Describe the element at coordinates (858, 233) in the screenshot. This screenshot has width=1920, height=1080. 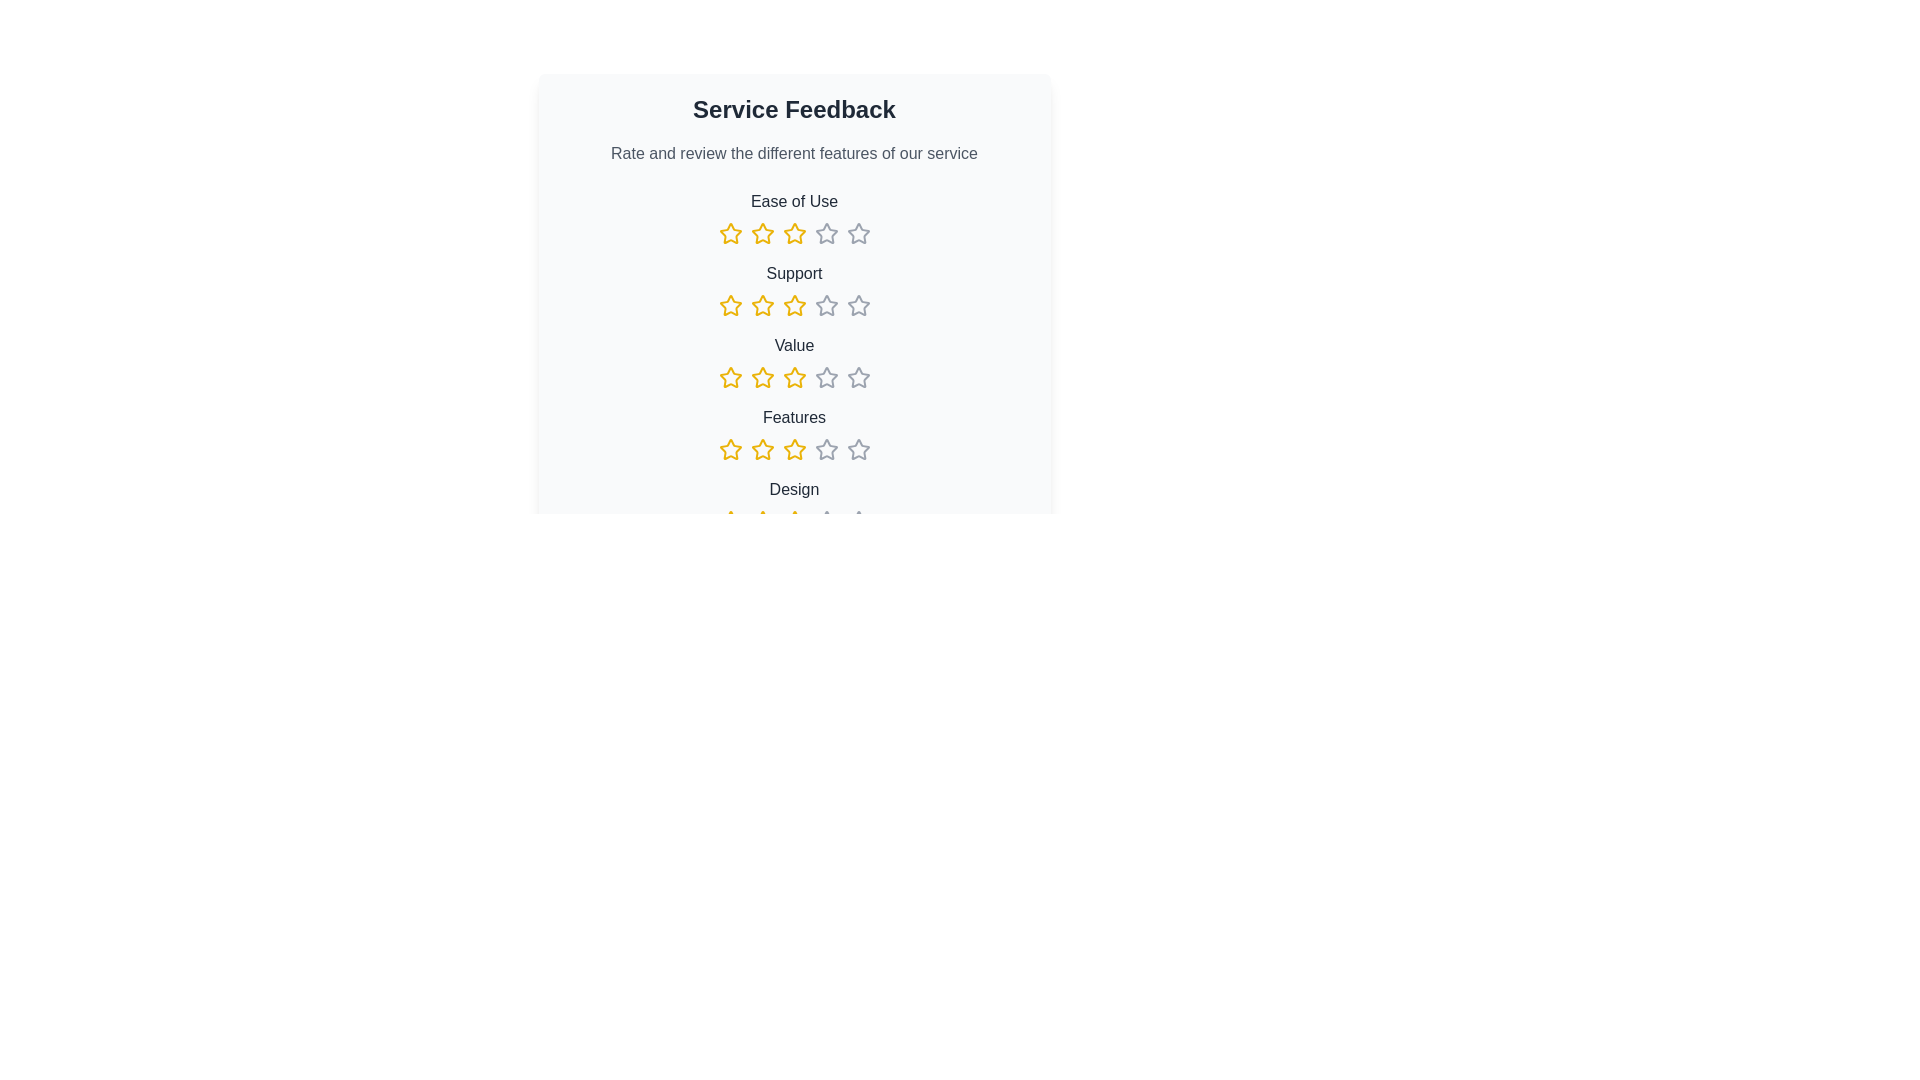
I see `the last star-shaped icon in the rating component for 'Ease of Use'` at that location.